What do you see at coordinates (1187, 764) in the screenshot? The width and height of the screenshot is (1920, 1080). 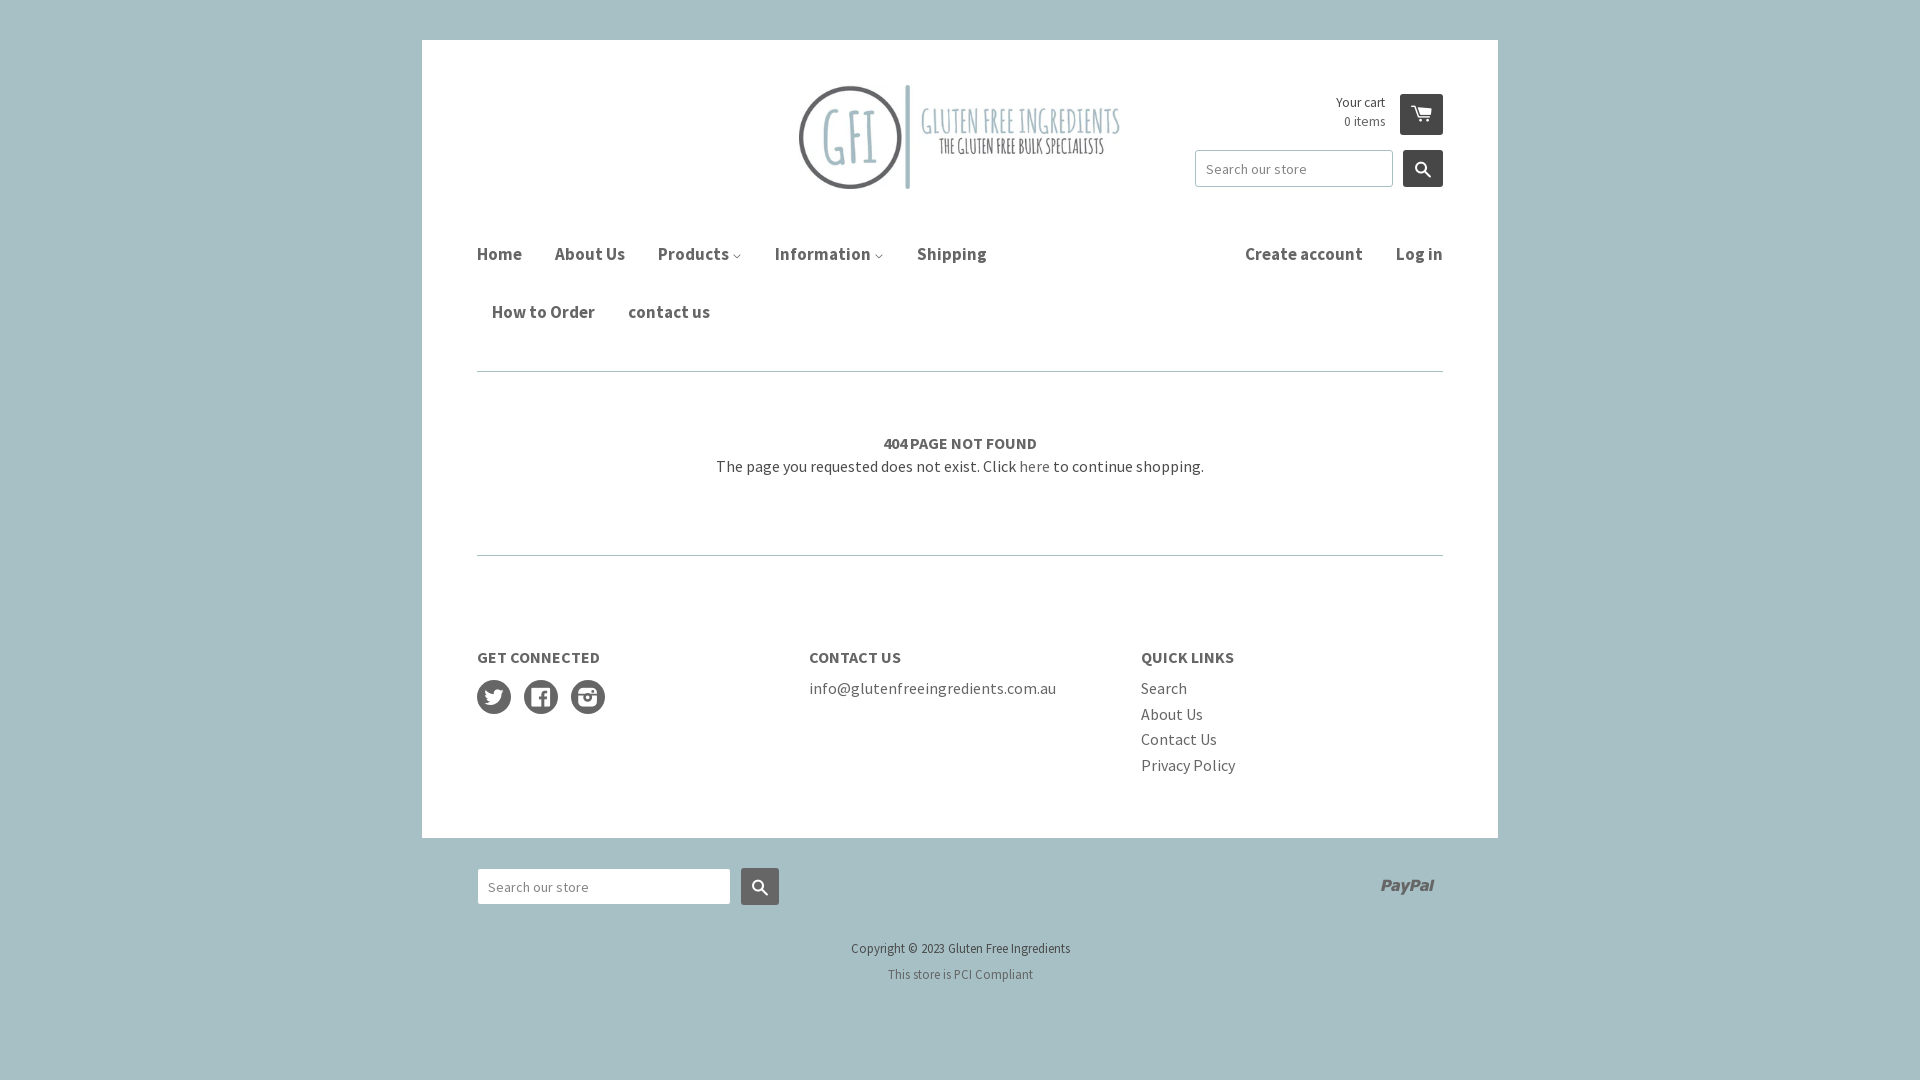 I see `'Privacy Policy'` at bounding box center [1187, 764].